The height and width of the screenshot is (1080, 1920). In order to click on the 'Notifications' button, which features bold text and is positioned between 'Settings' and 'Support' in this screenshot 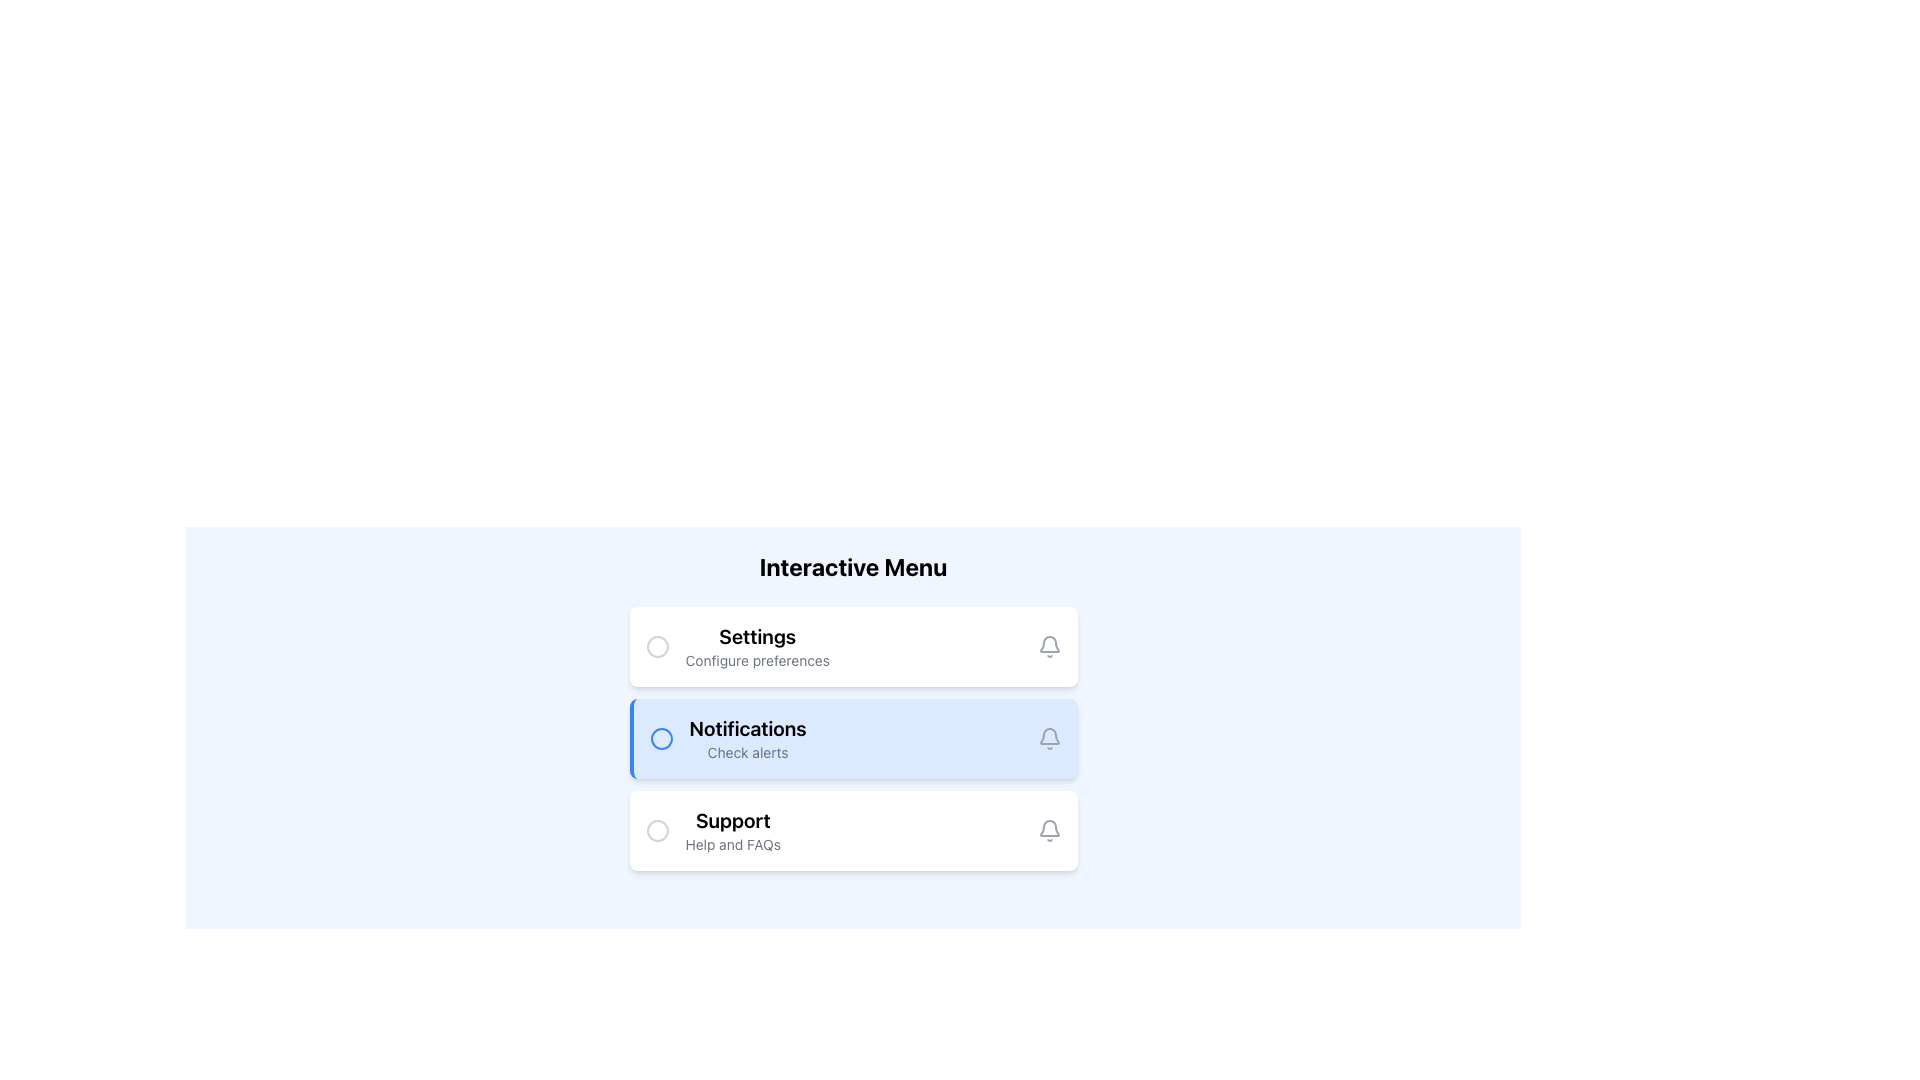, I will do `click(747, 739)`.